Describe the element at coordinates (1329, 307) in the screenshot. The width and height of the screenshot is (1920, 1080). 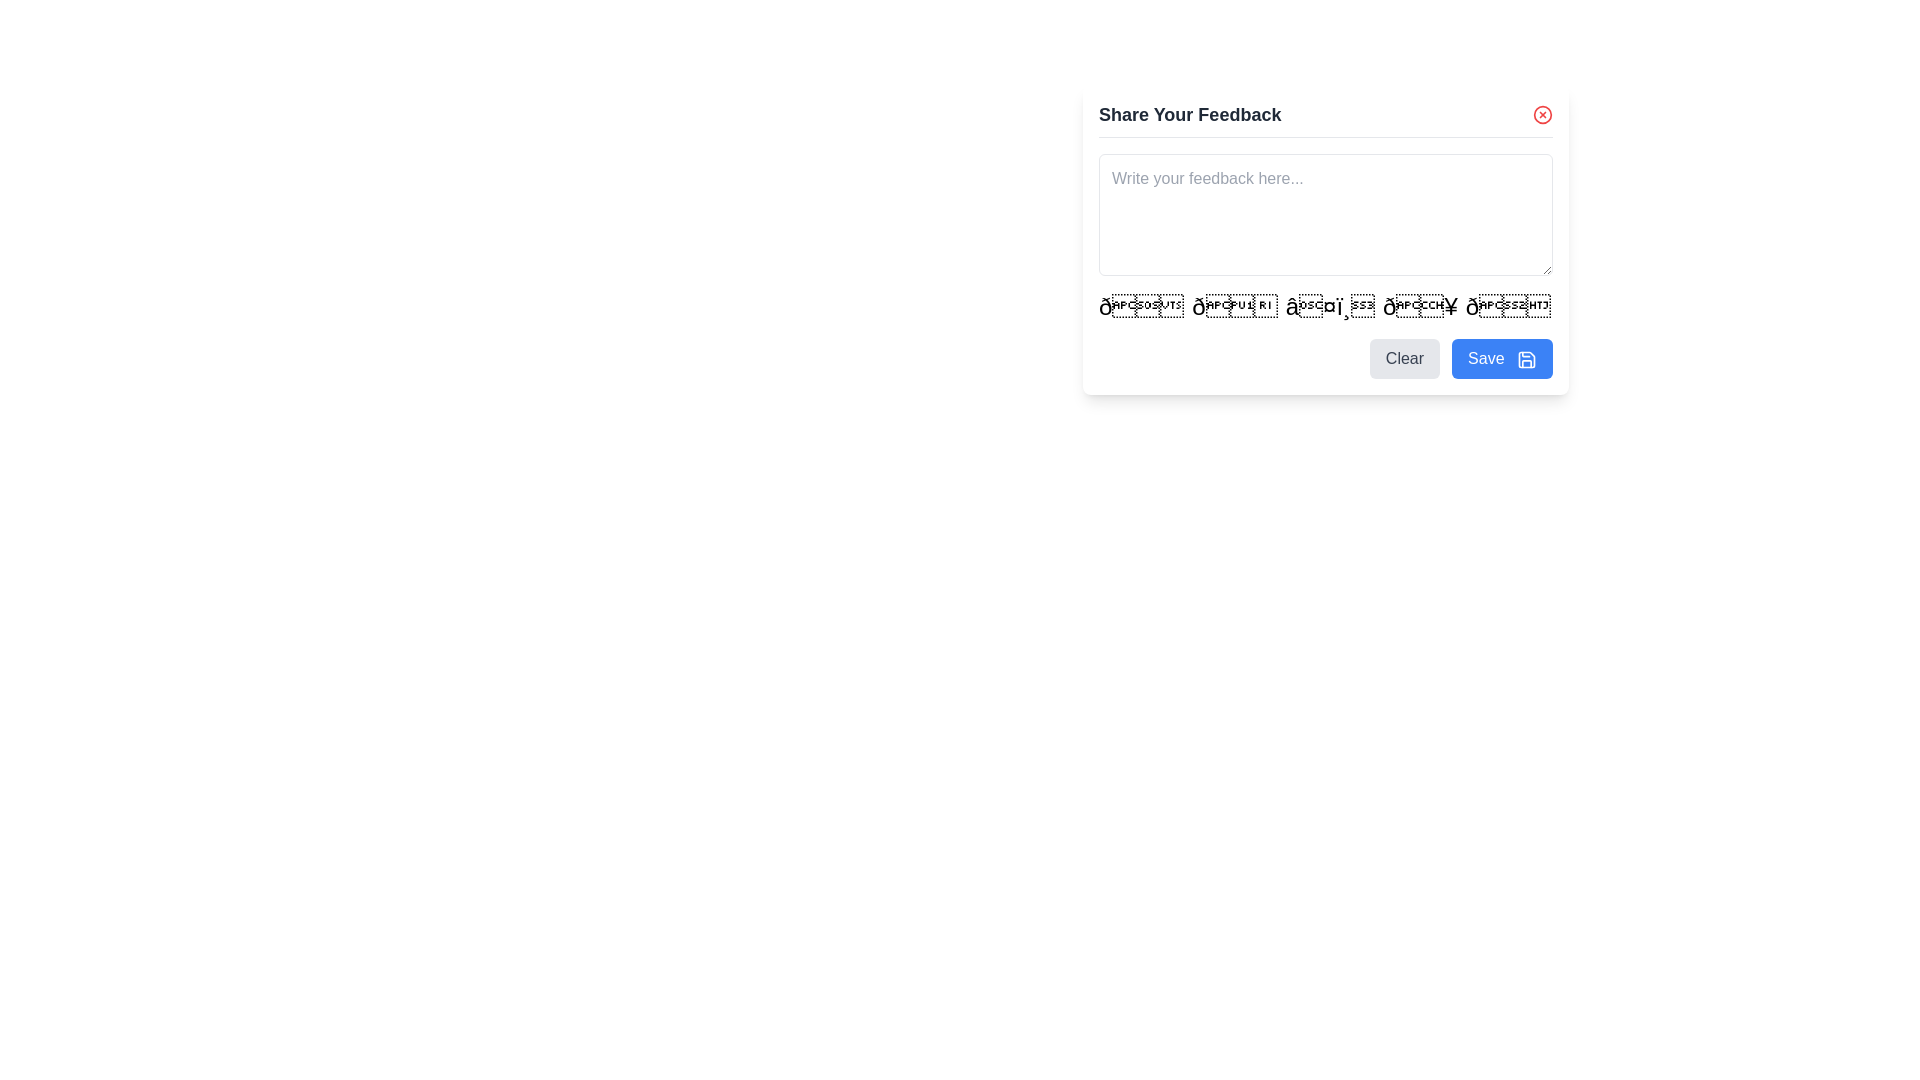
I see `the heart-shaped icon, which is the third icon from the left in a horizontal array of five icons located near the bottom-right corner of a feedback panel` at that location.